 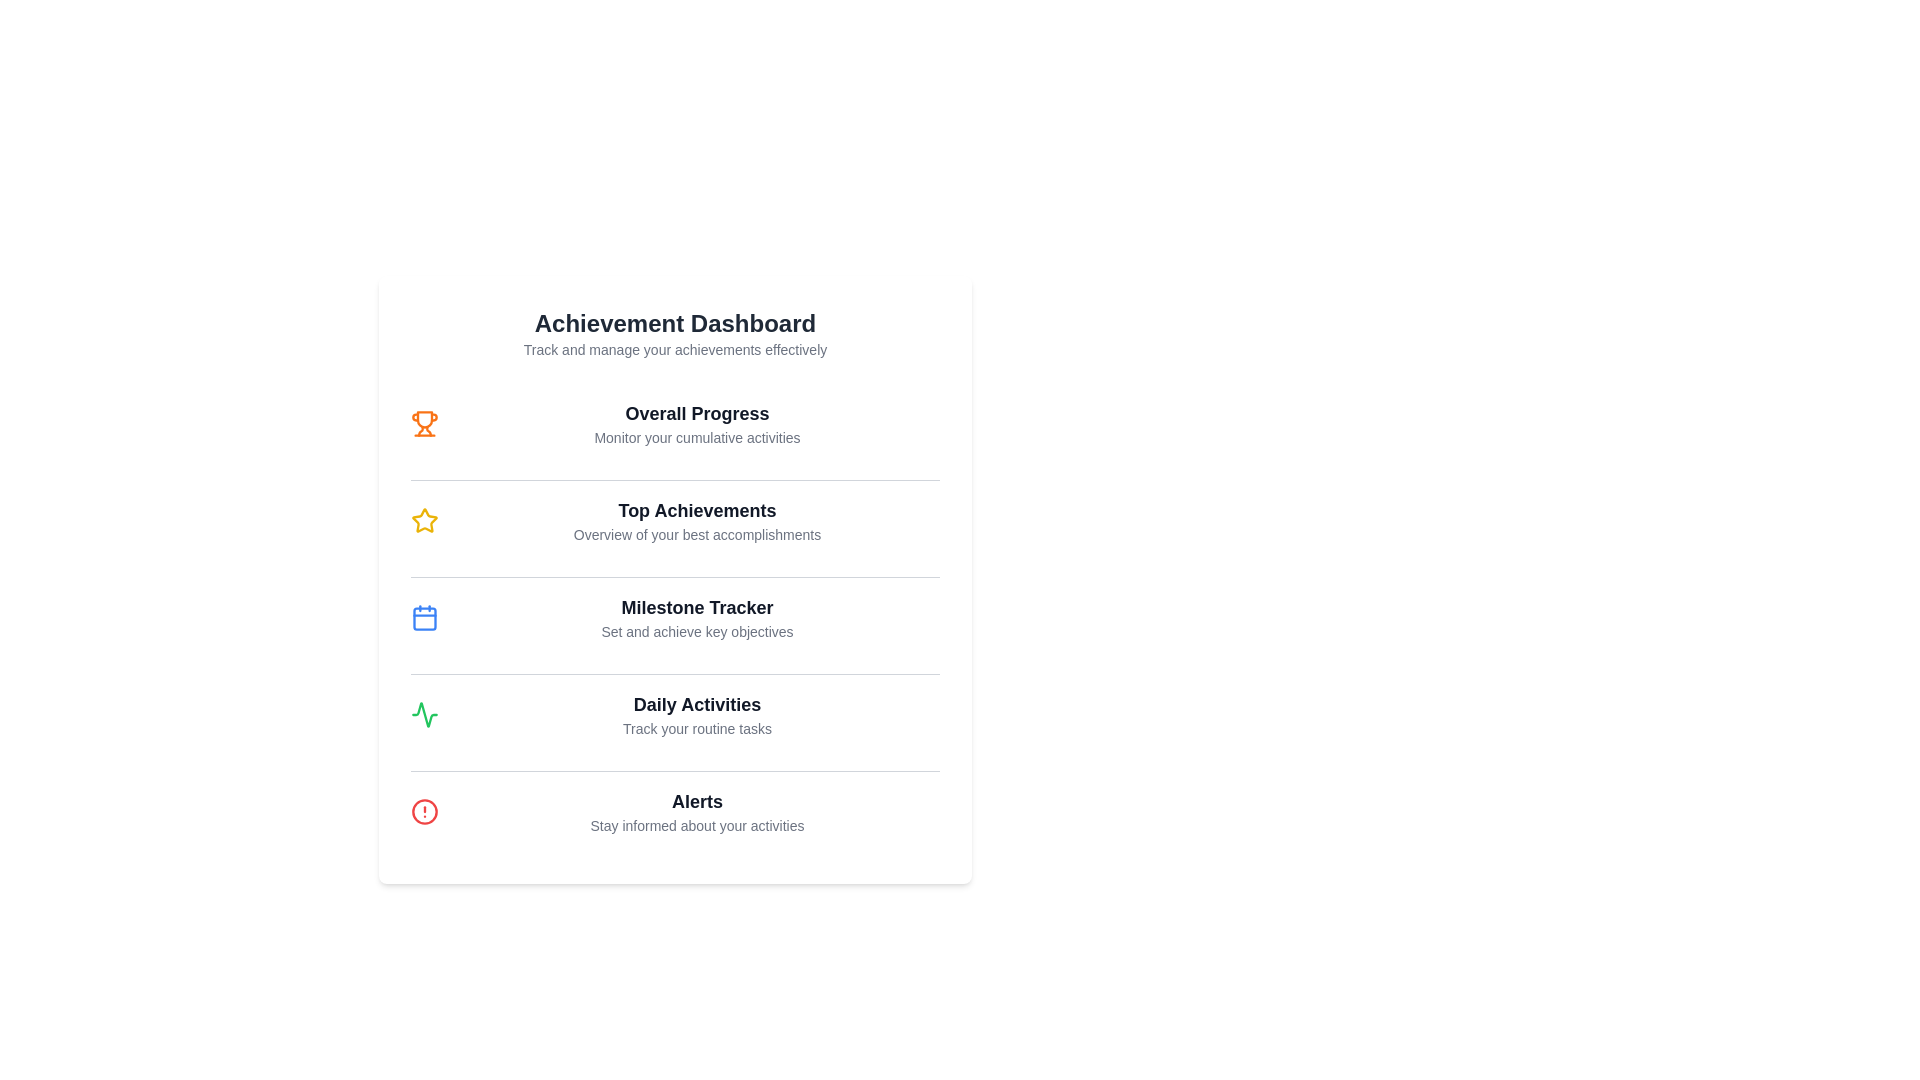 I want to click on text block titled 'Top Achievements' which contains the heading in bold and the description in a lighter gray font, located in the middle section of a vertical list between 'Overall Progress' and 'Milestone Tracker', so click(x=697, y=519).